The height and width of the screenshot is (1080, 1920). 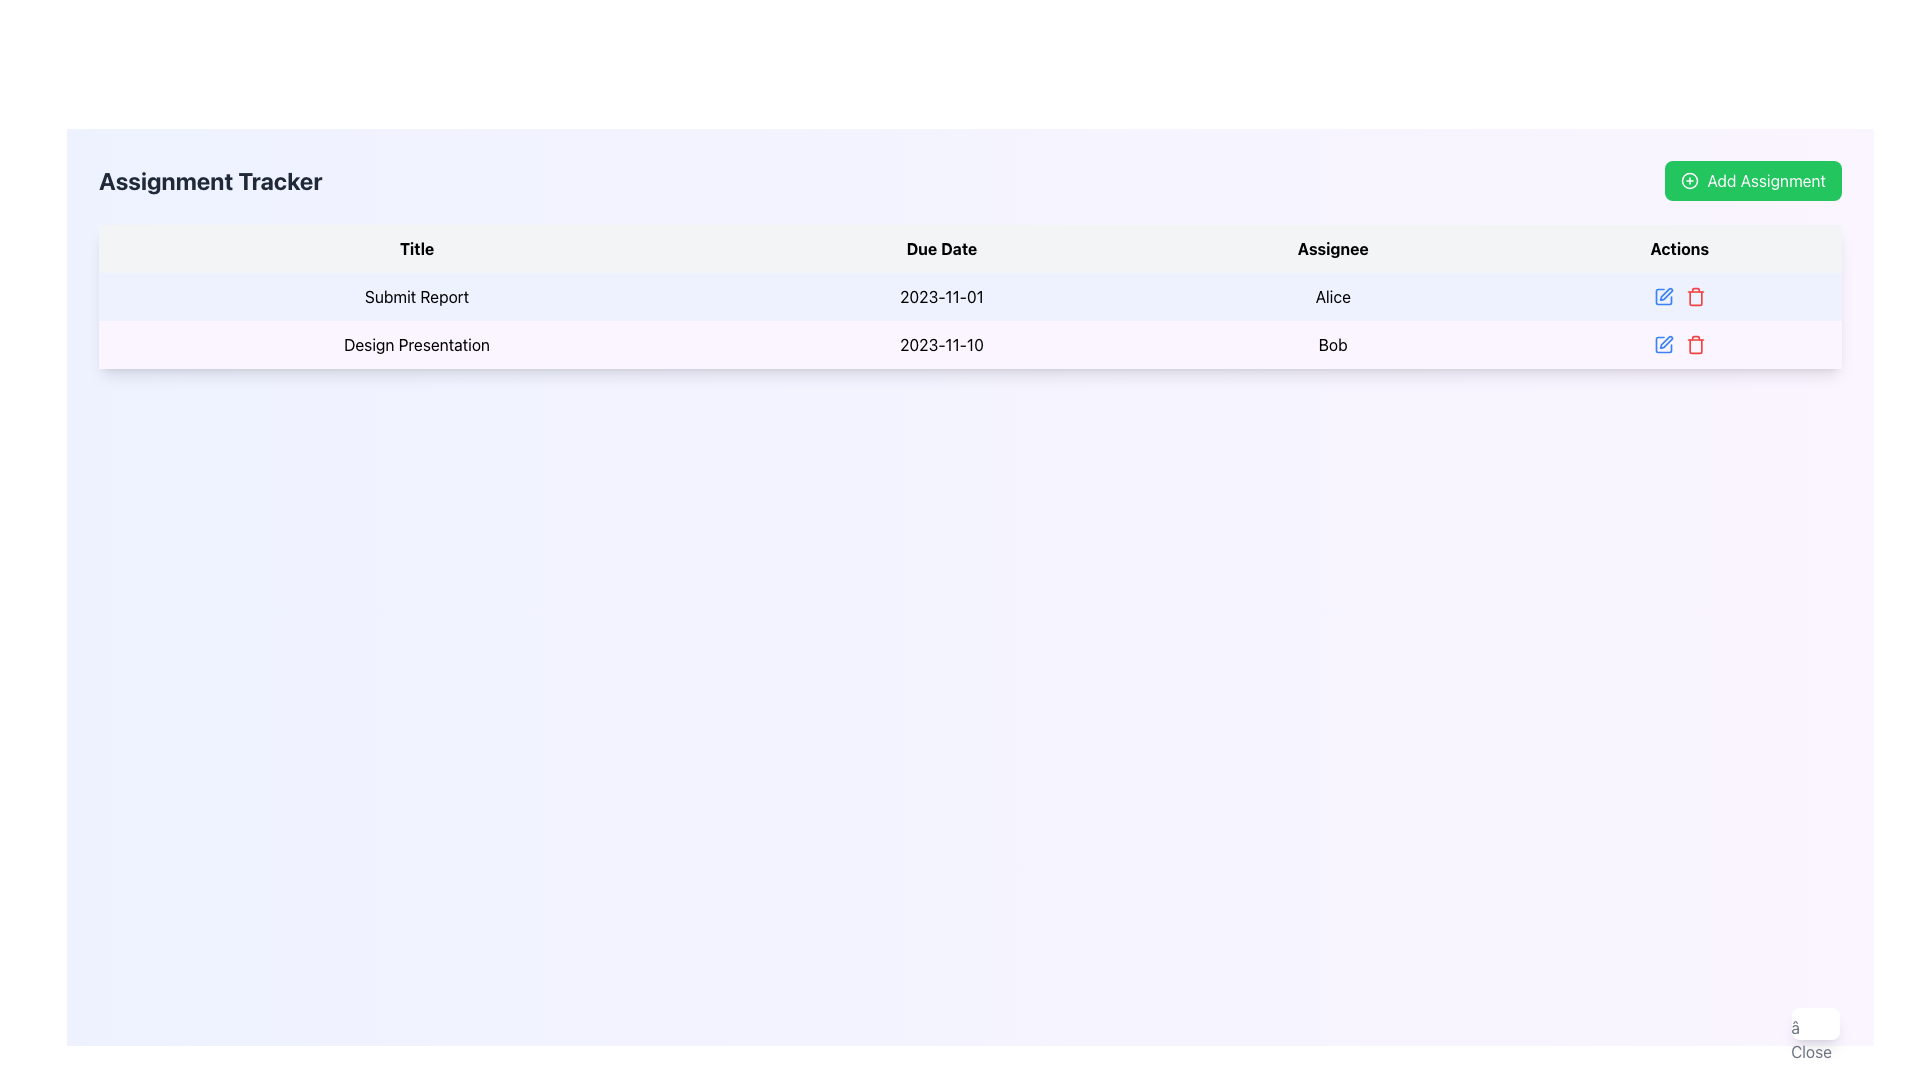 I want to click on text label that identifies the column for individuals assigned to tasks in the table header, located between the 'Due Date' and 'Actions' columns, so click(x=1333, y=248).